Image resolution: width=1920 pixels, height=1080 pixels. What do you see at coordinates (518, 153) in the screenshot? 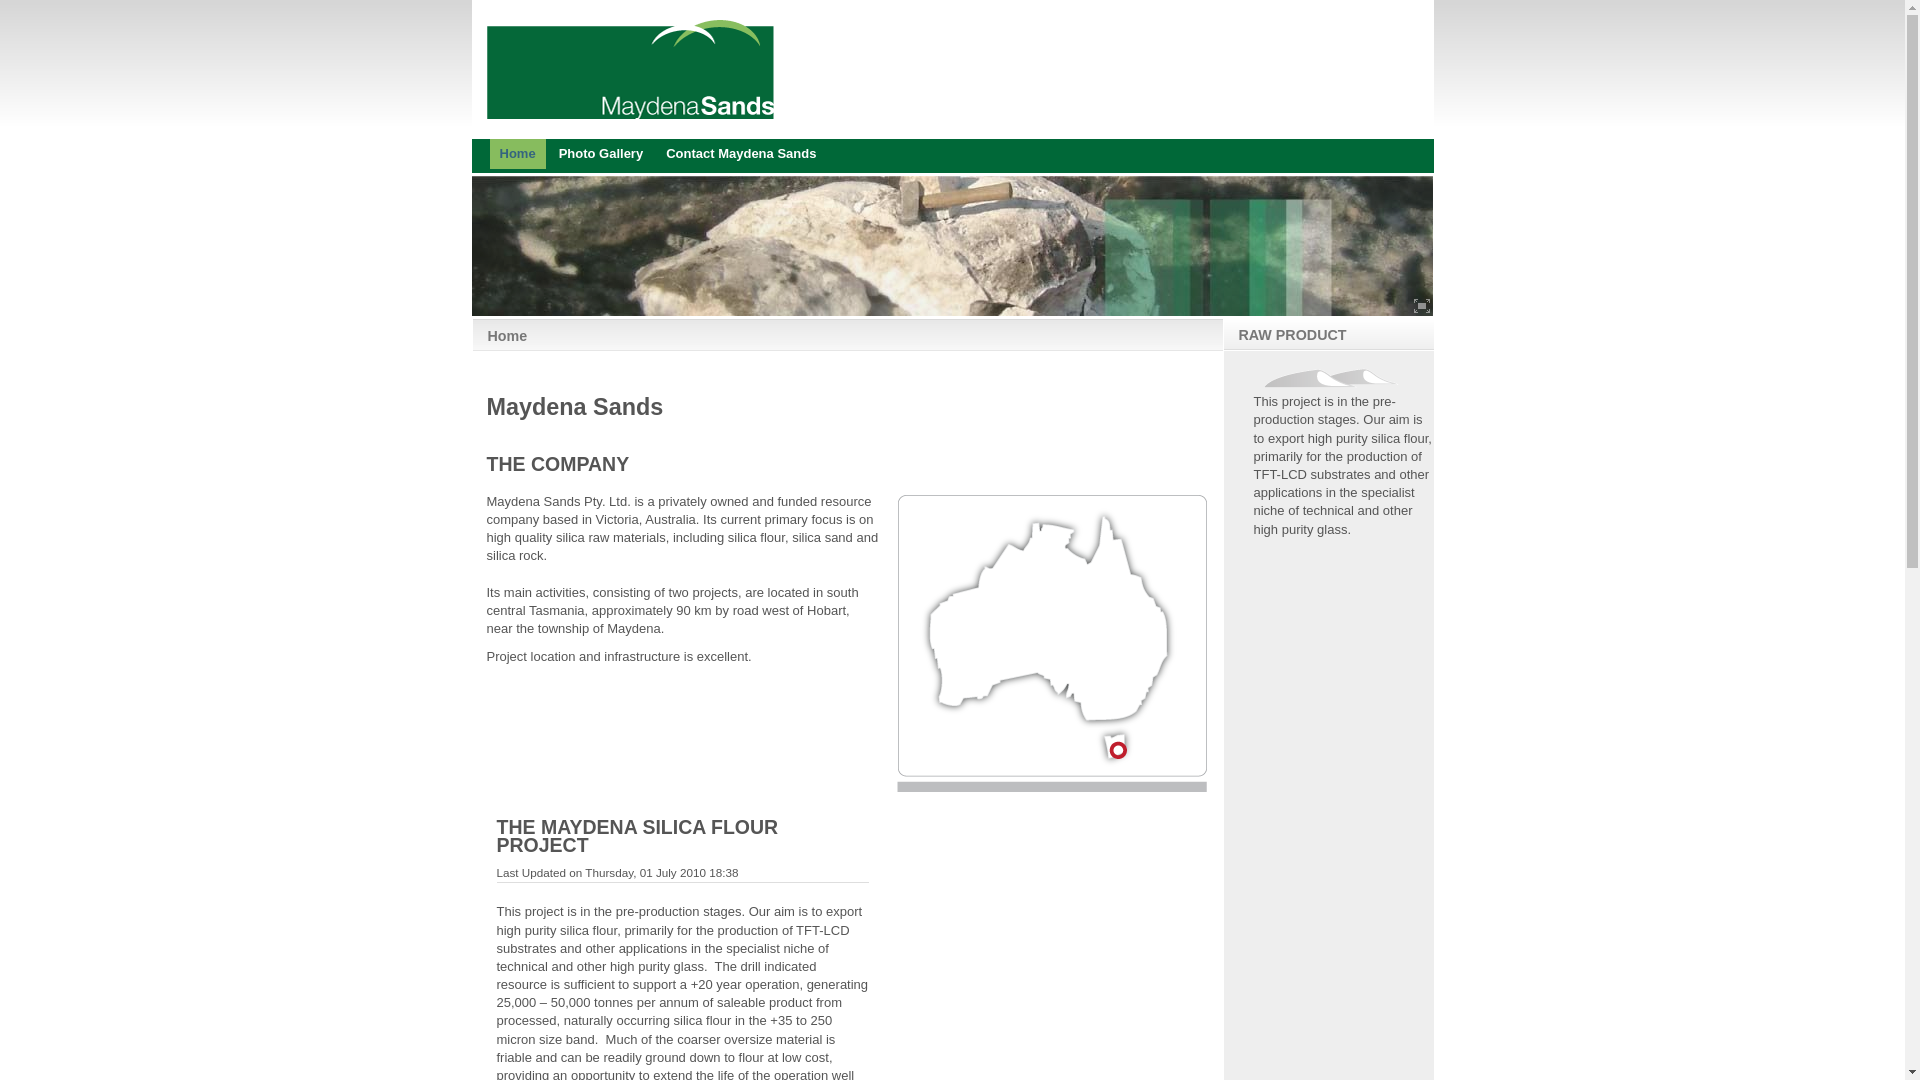
I see `'Home'` at bounding box center [518, 153].